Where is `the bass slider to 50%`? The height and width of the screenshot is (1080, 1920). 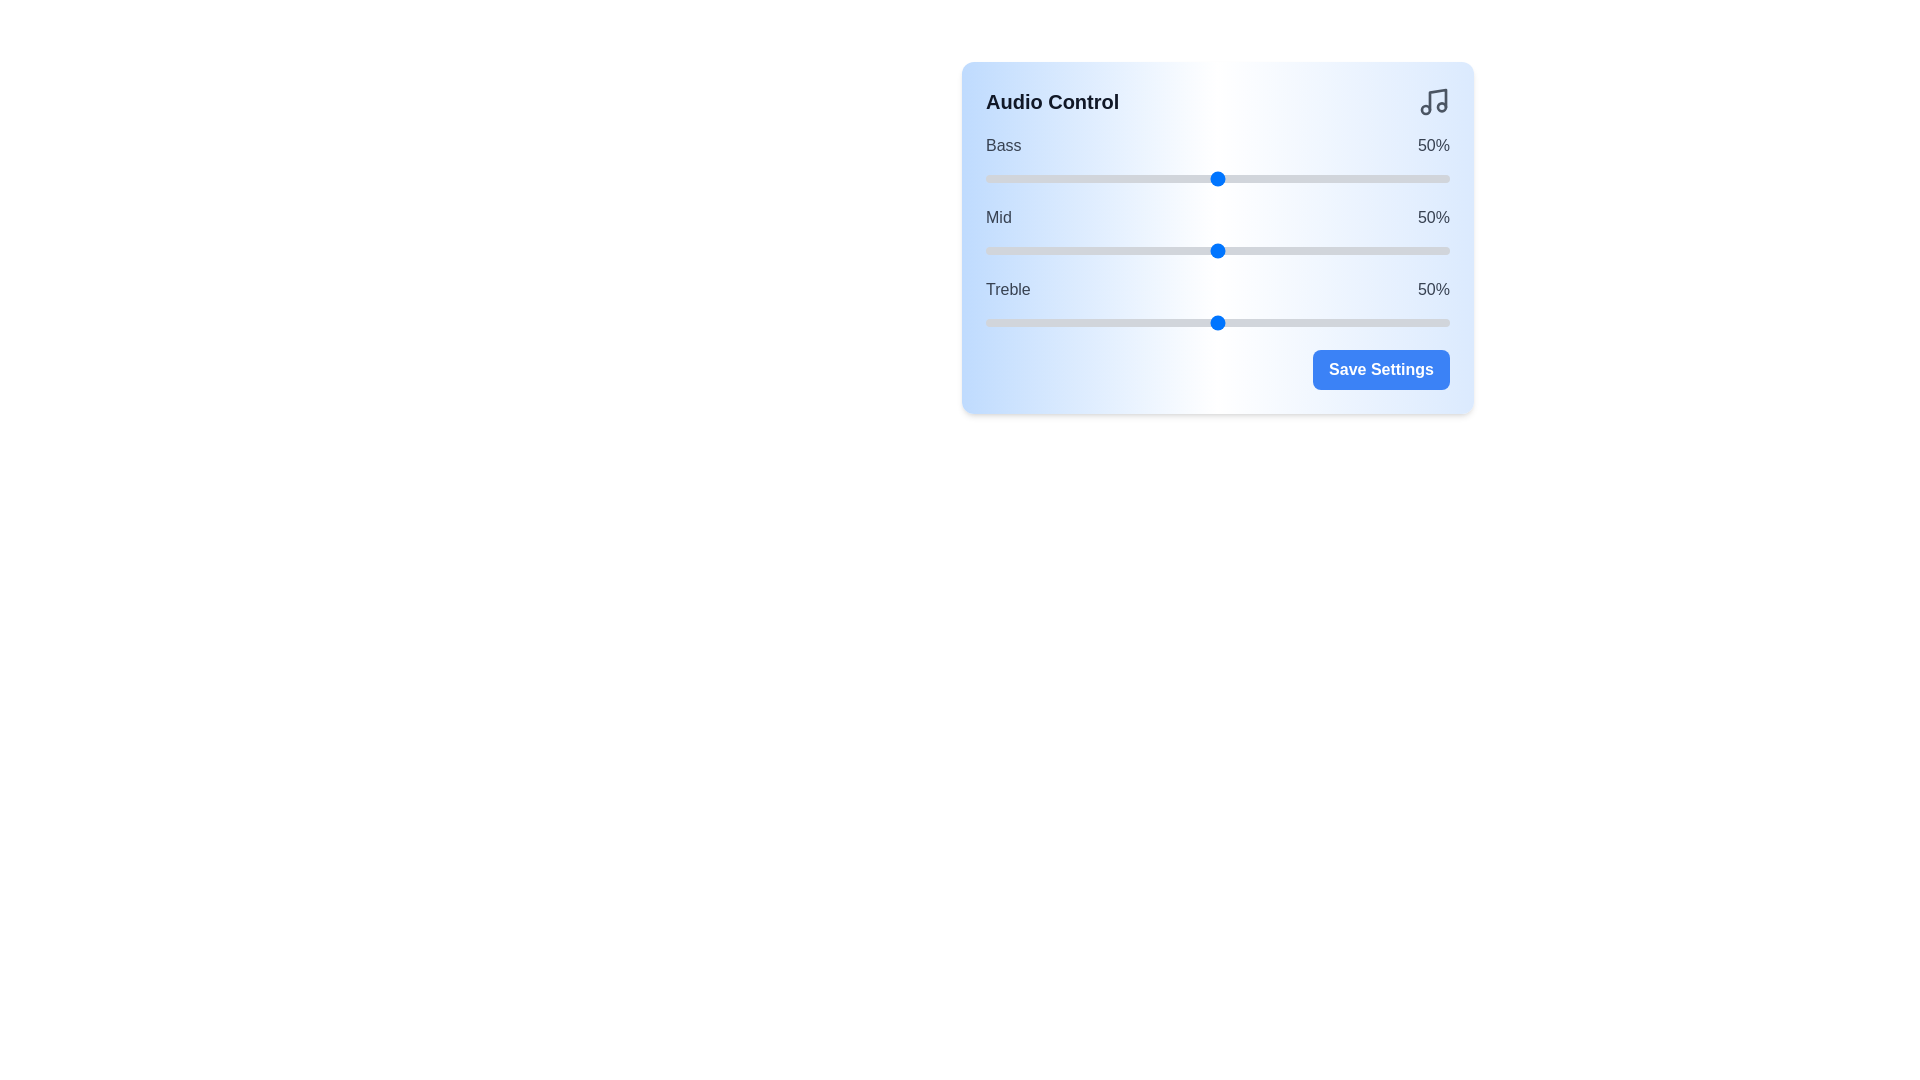 the bass slider to 50% is located at coordinates (1217, 177).